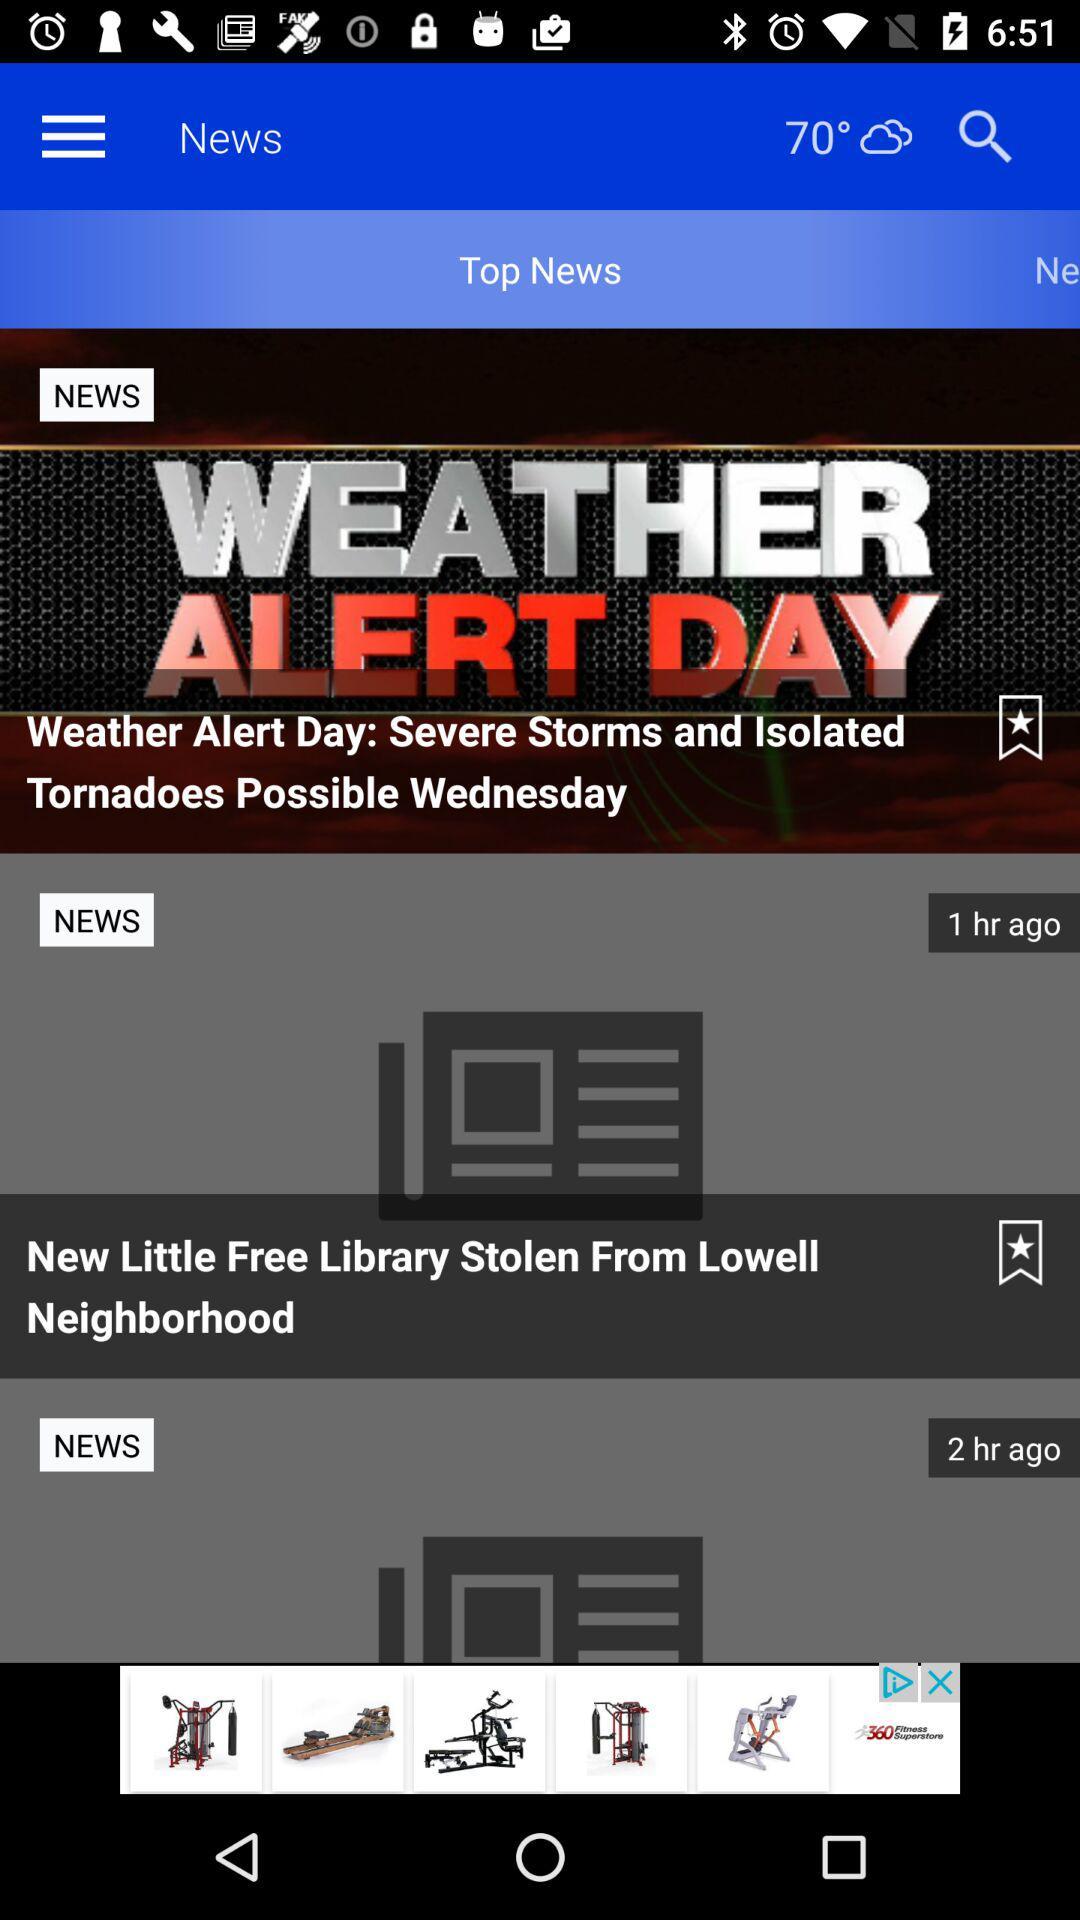 Image resolution: width=1080 pixels, height=1920 pixels. Describe the element at coordinates (72, 135) in the screenshot. I see `the menu icon` at that location.